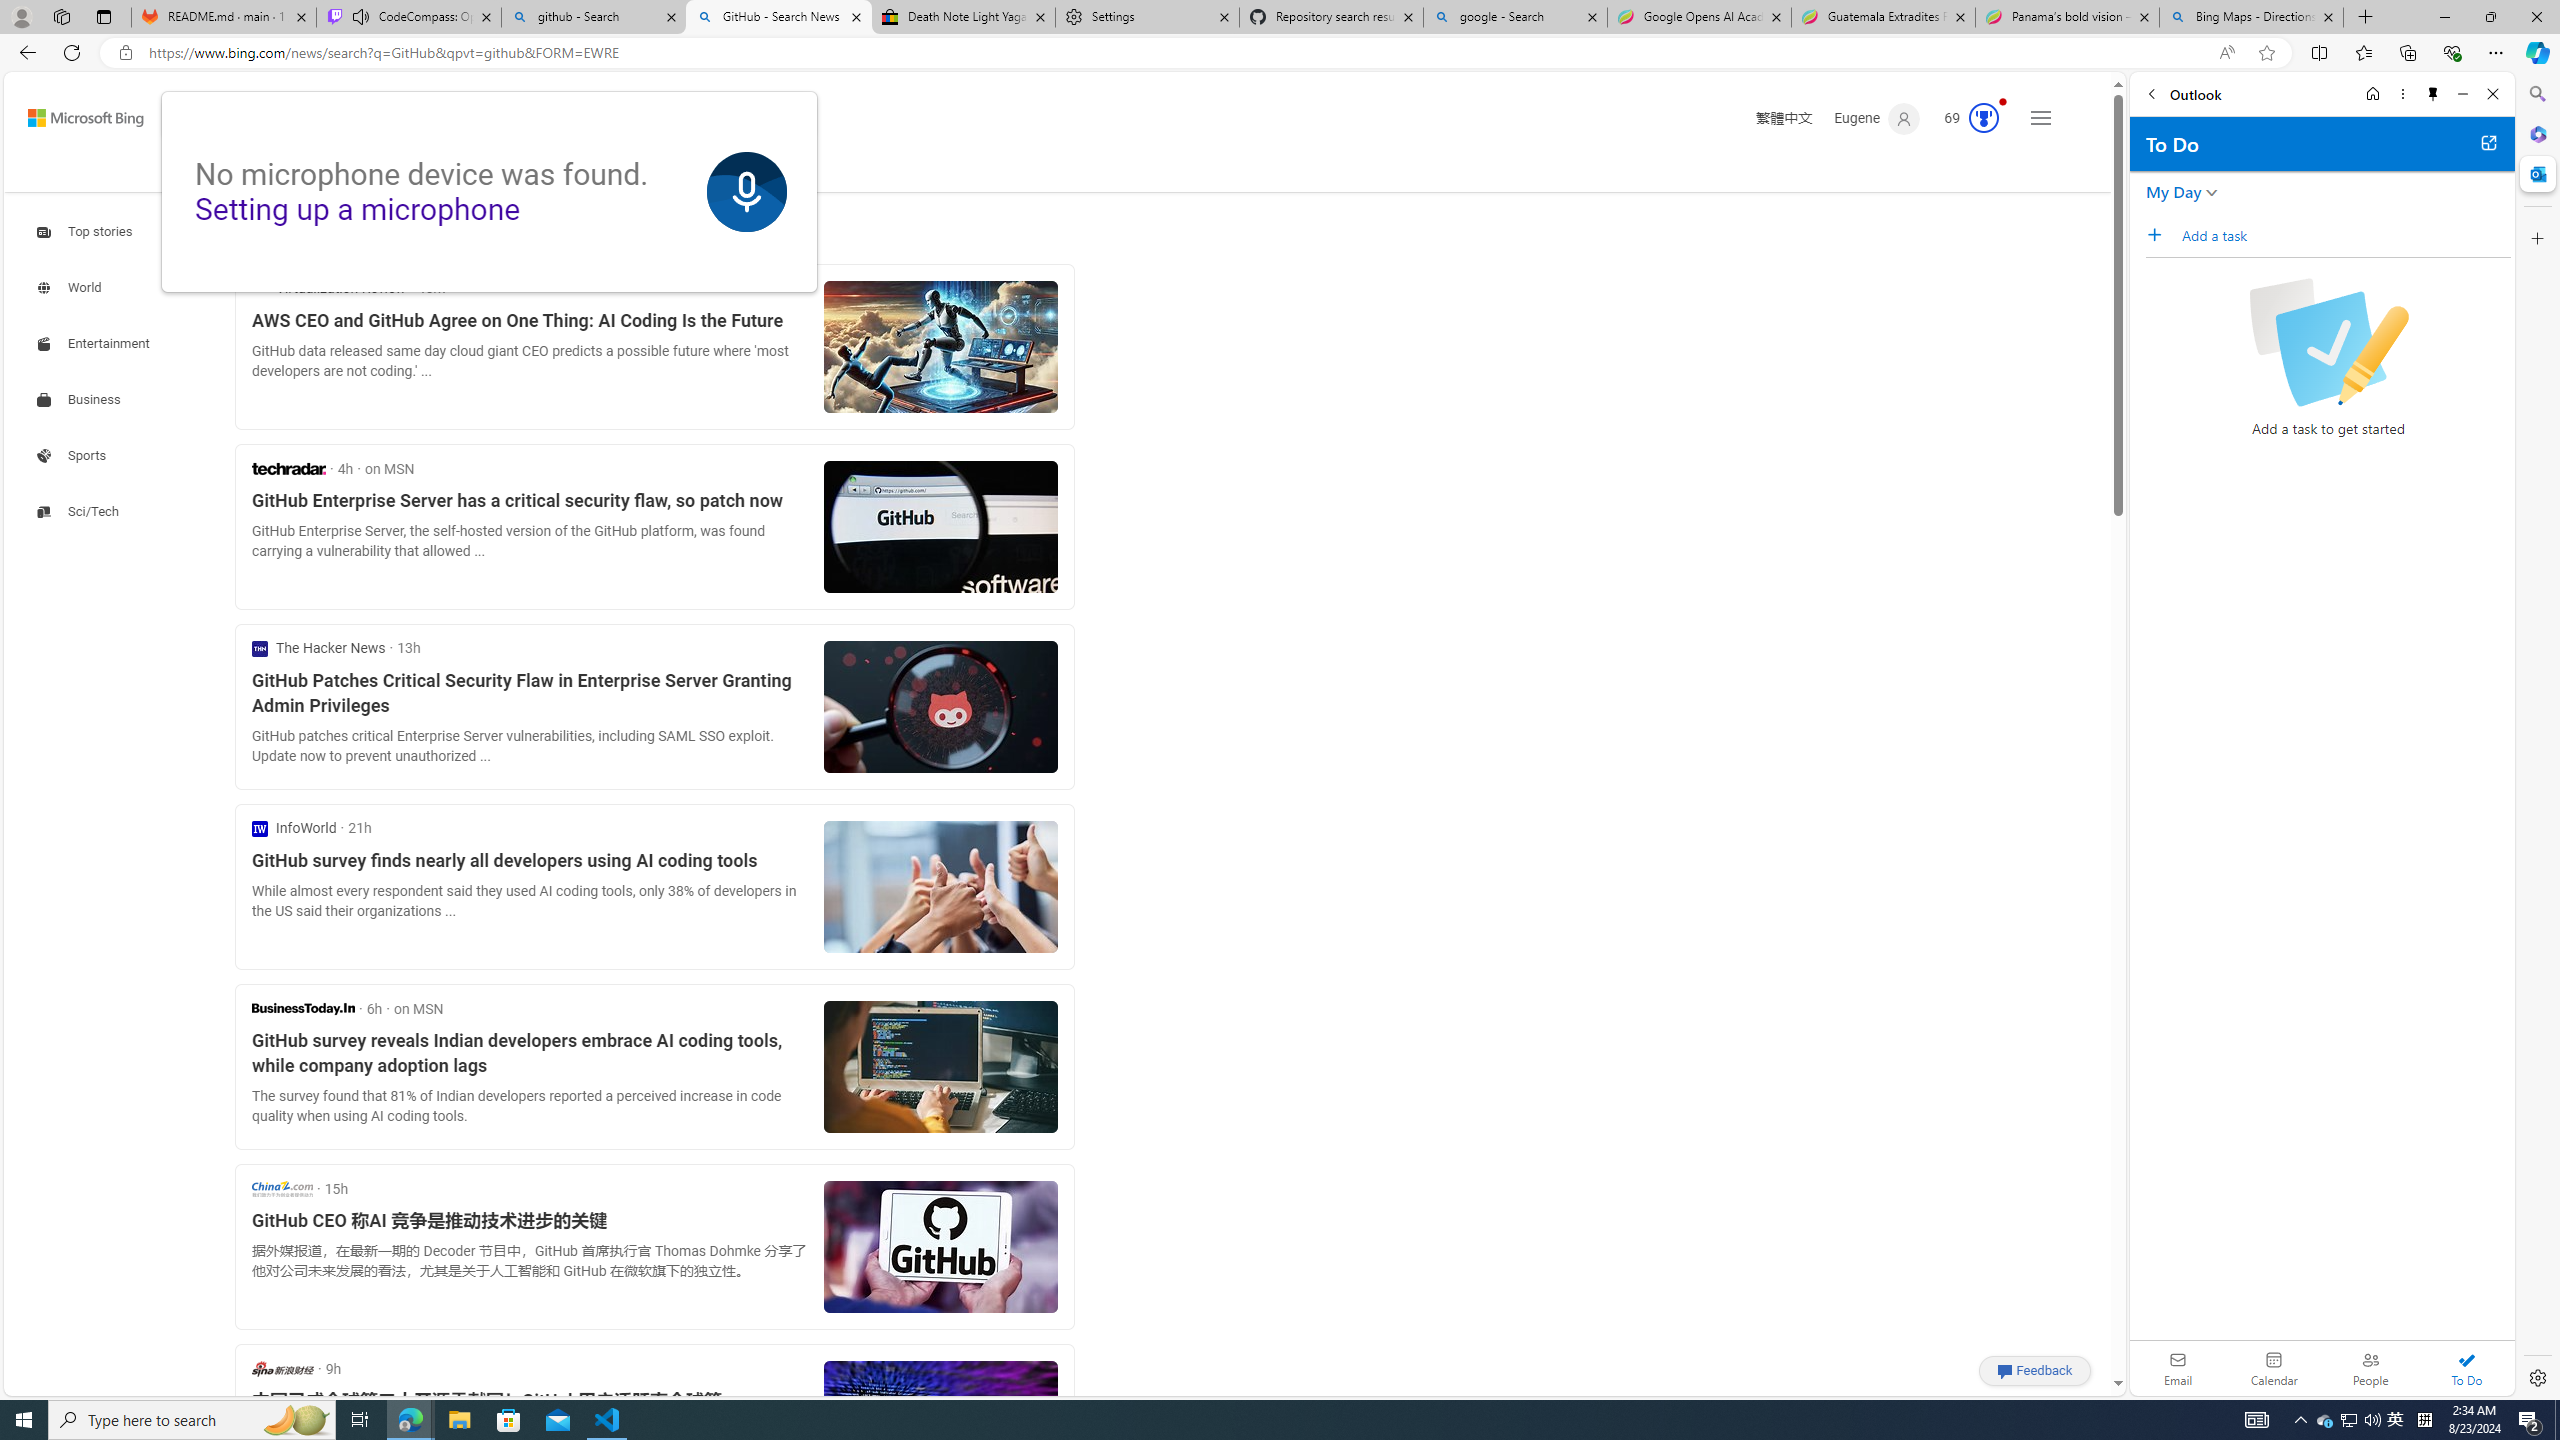  What do you see at coordinates (359, 15) in the screenshot?
I see `'Mute tab'` at bounding box center [359, 15].